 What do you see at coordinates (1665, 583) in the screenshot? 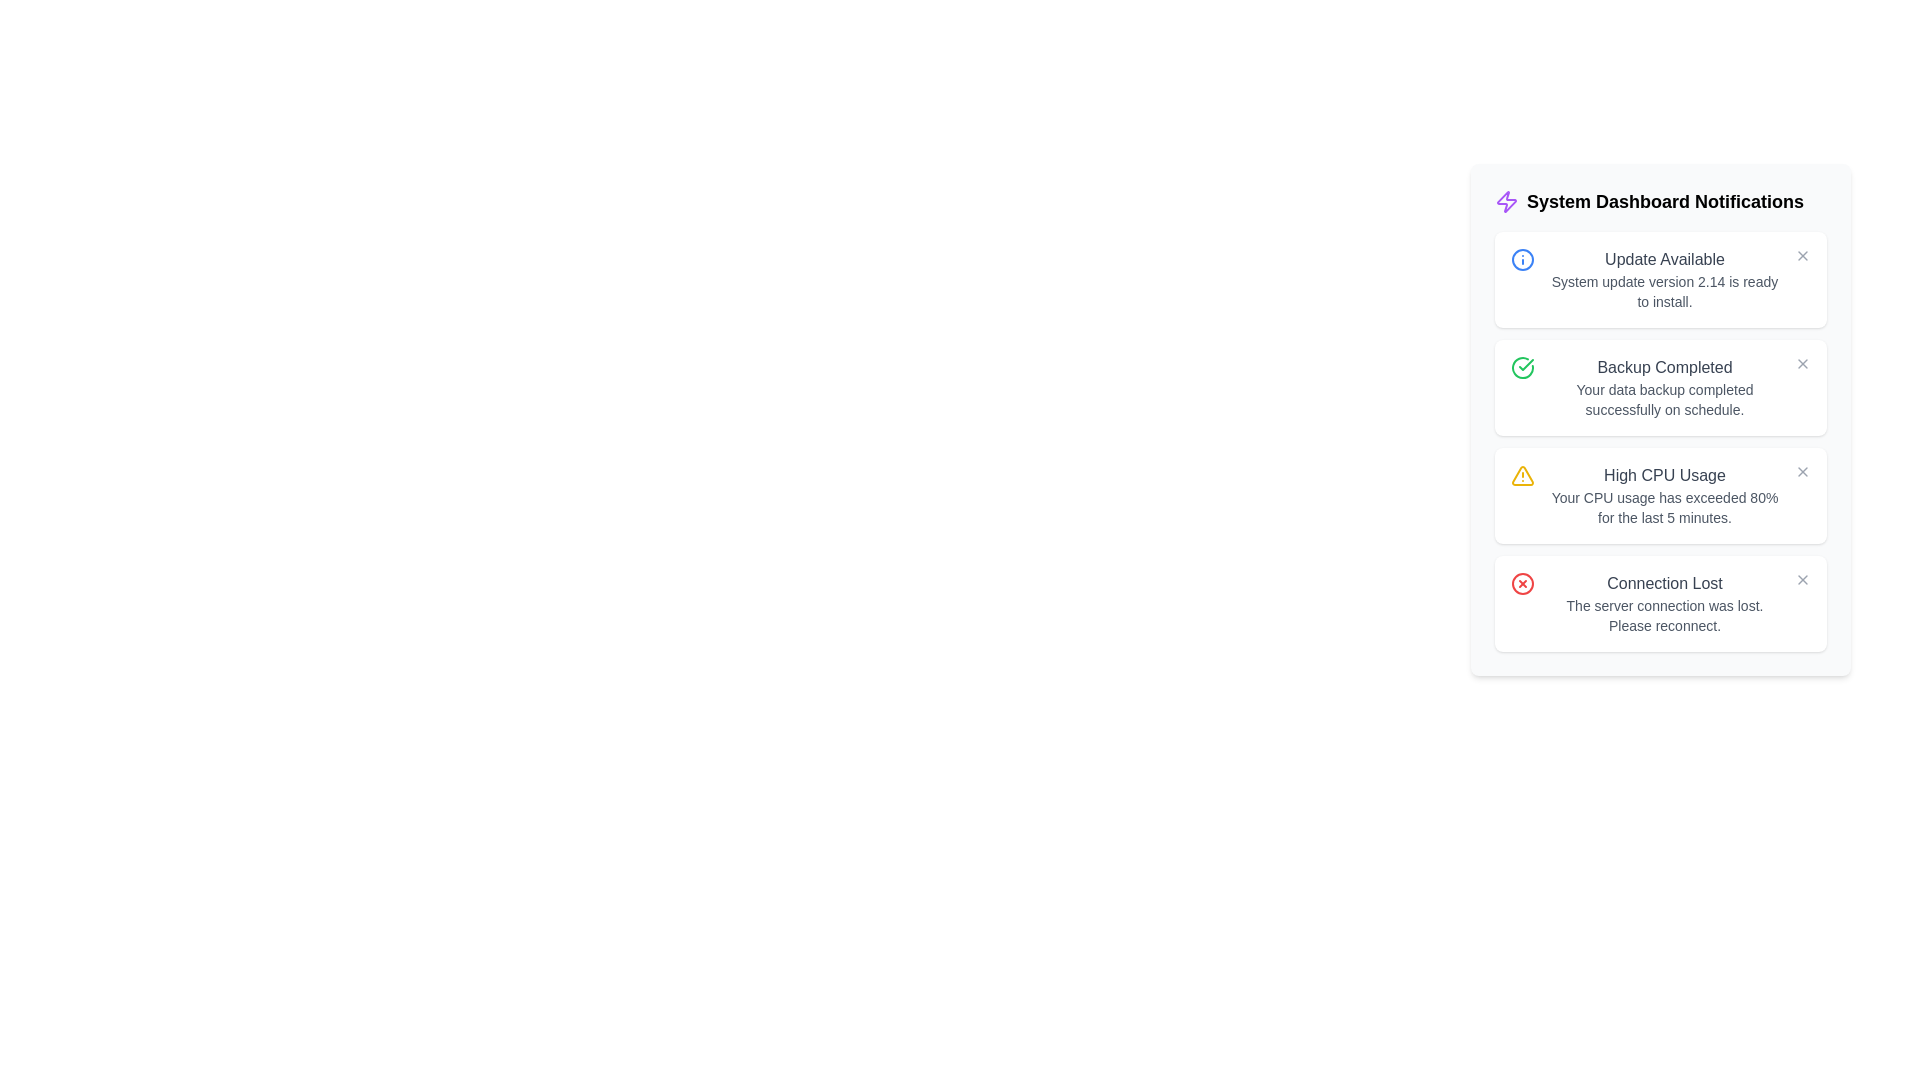
I see `the 'Connection Lost' text label, which is prominently displayed within the alert panel, located to the right of a red 'X' icon` at bounding box center [1665, 583].